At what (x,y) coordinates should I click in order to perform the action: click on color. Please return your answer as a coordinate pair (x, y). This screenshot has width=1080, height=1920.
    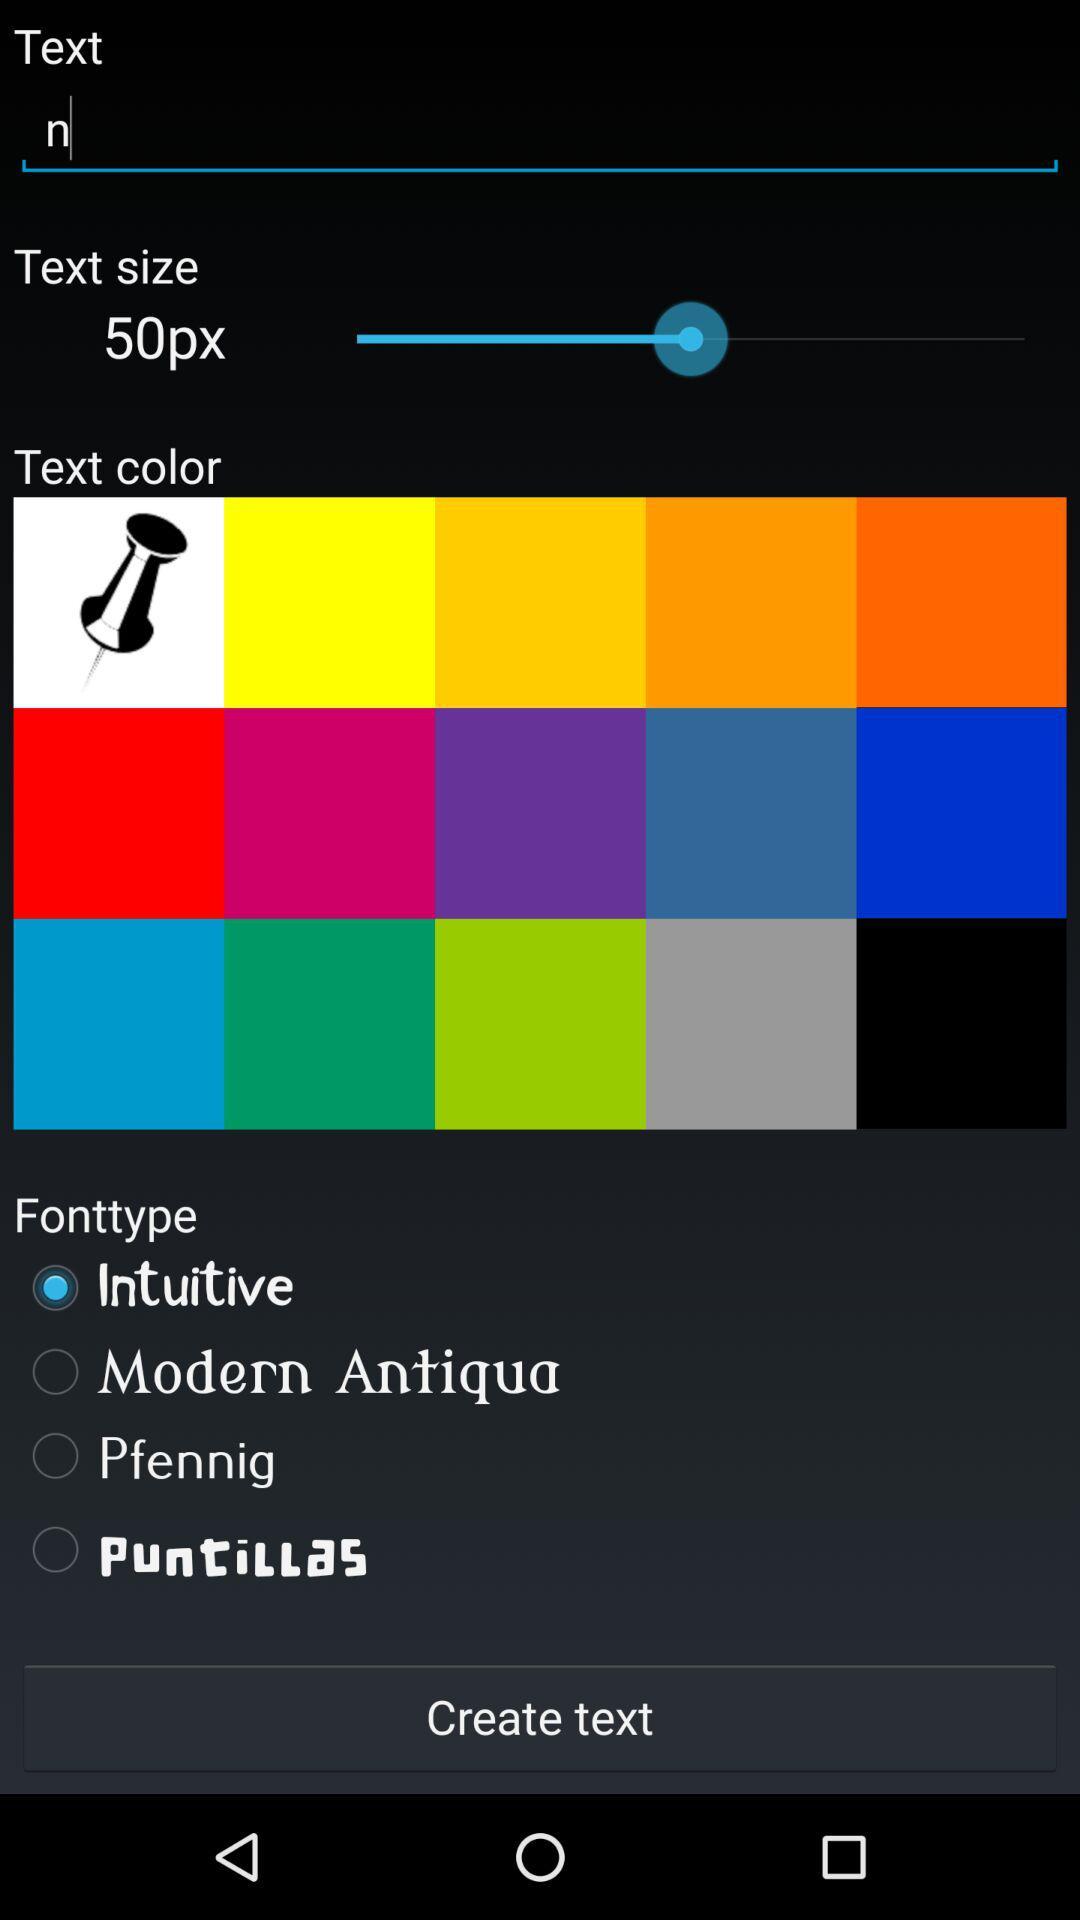
    Looking at the image, I should click on (960, 601).